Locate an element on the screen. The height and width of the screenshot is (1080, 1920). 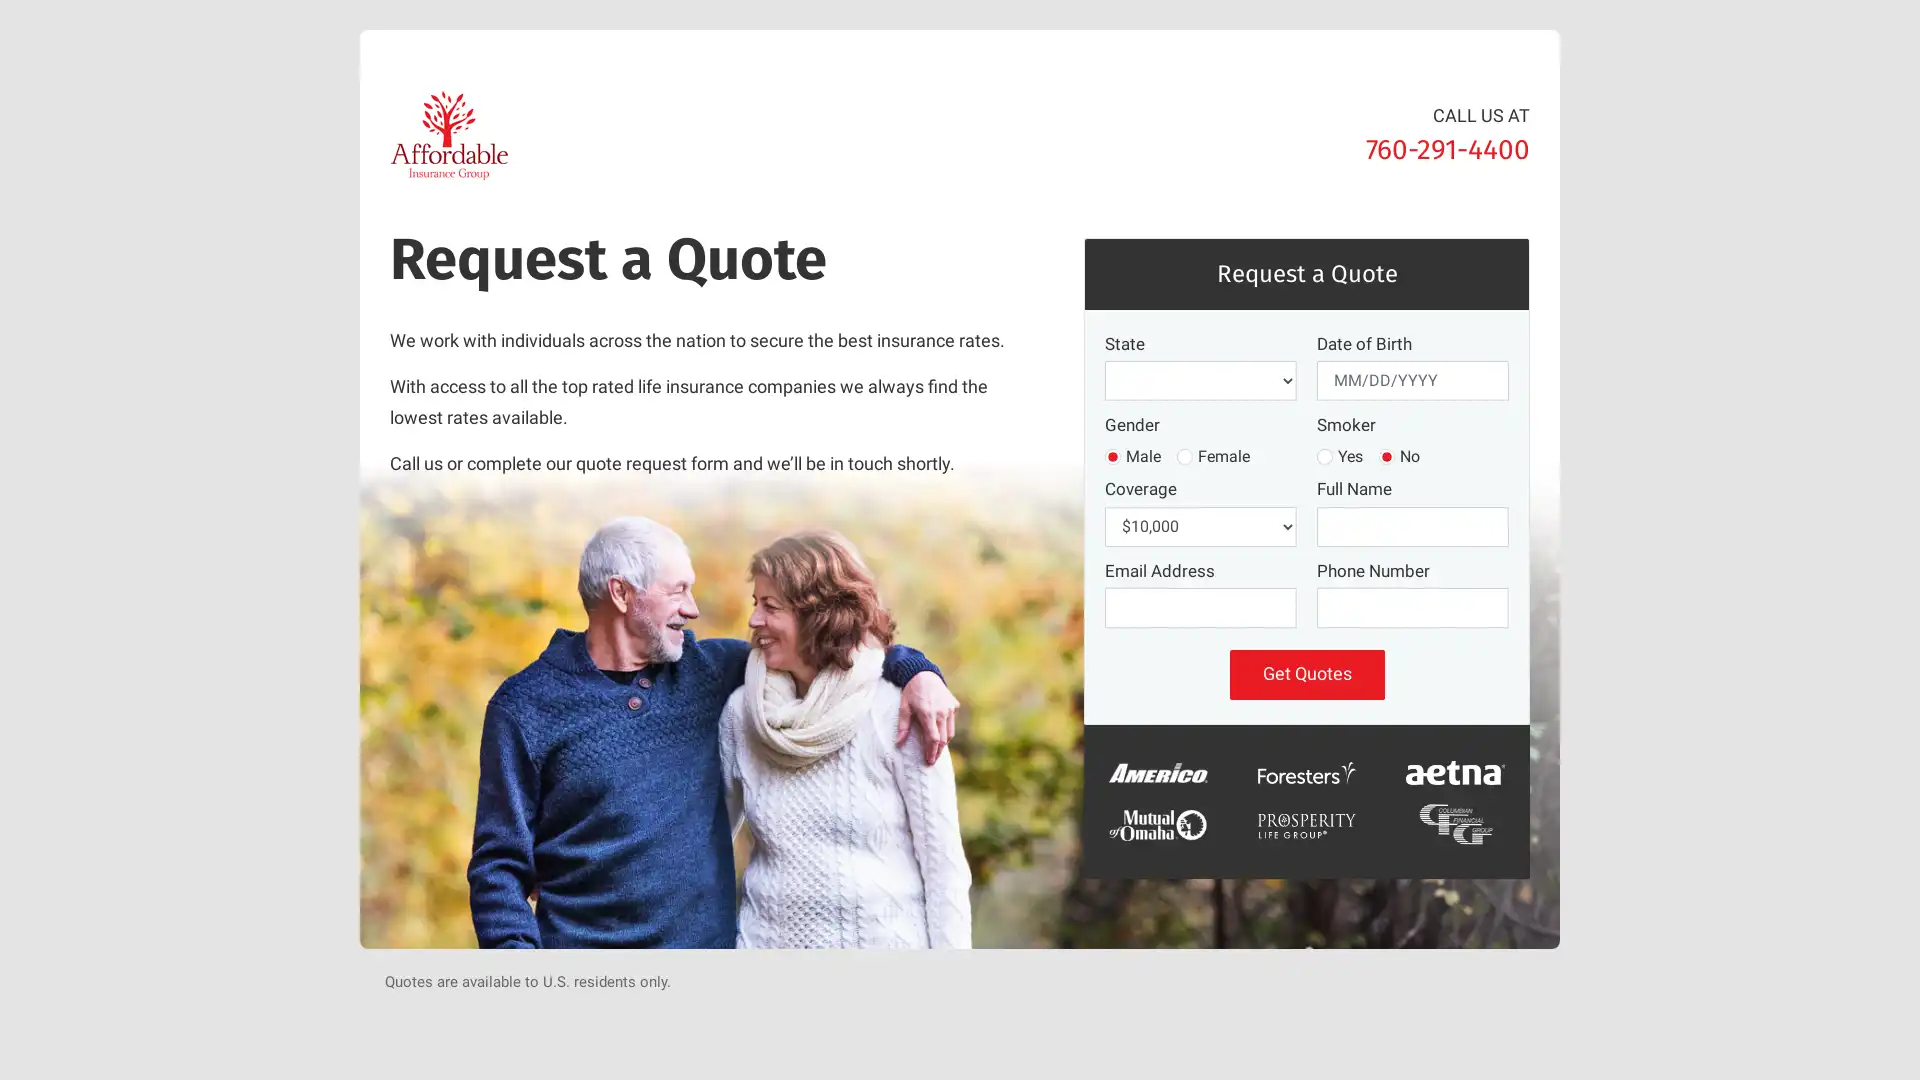
Get Quotes is located at coordinates (1306, 674).